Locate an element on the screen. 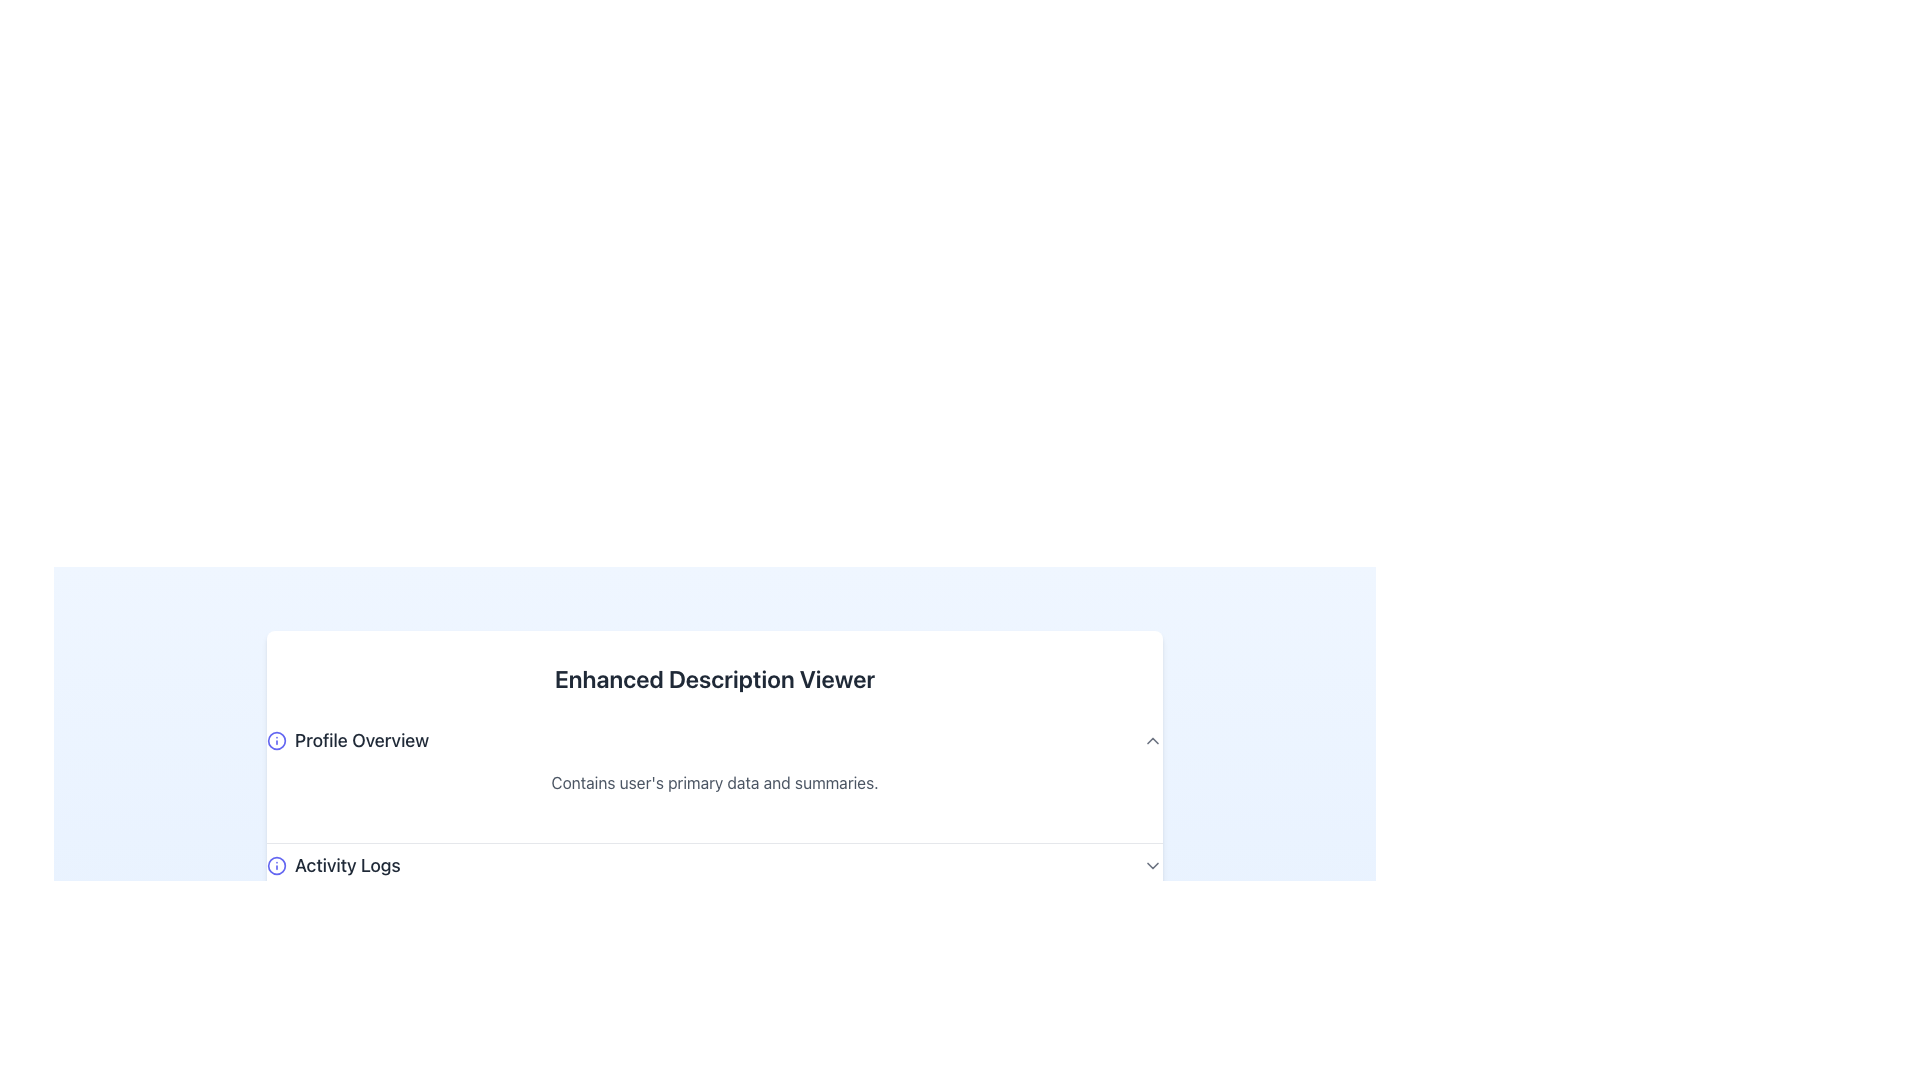  the Text Label stating 'Contains user's primary data and summaries' located below the 'Profile Overview' header is located at coordinates (715, 782).